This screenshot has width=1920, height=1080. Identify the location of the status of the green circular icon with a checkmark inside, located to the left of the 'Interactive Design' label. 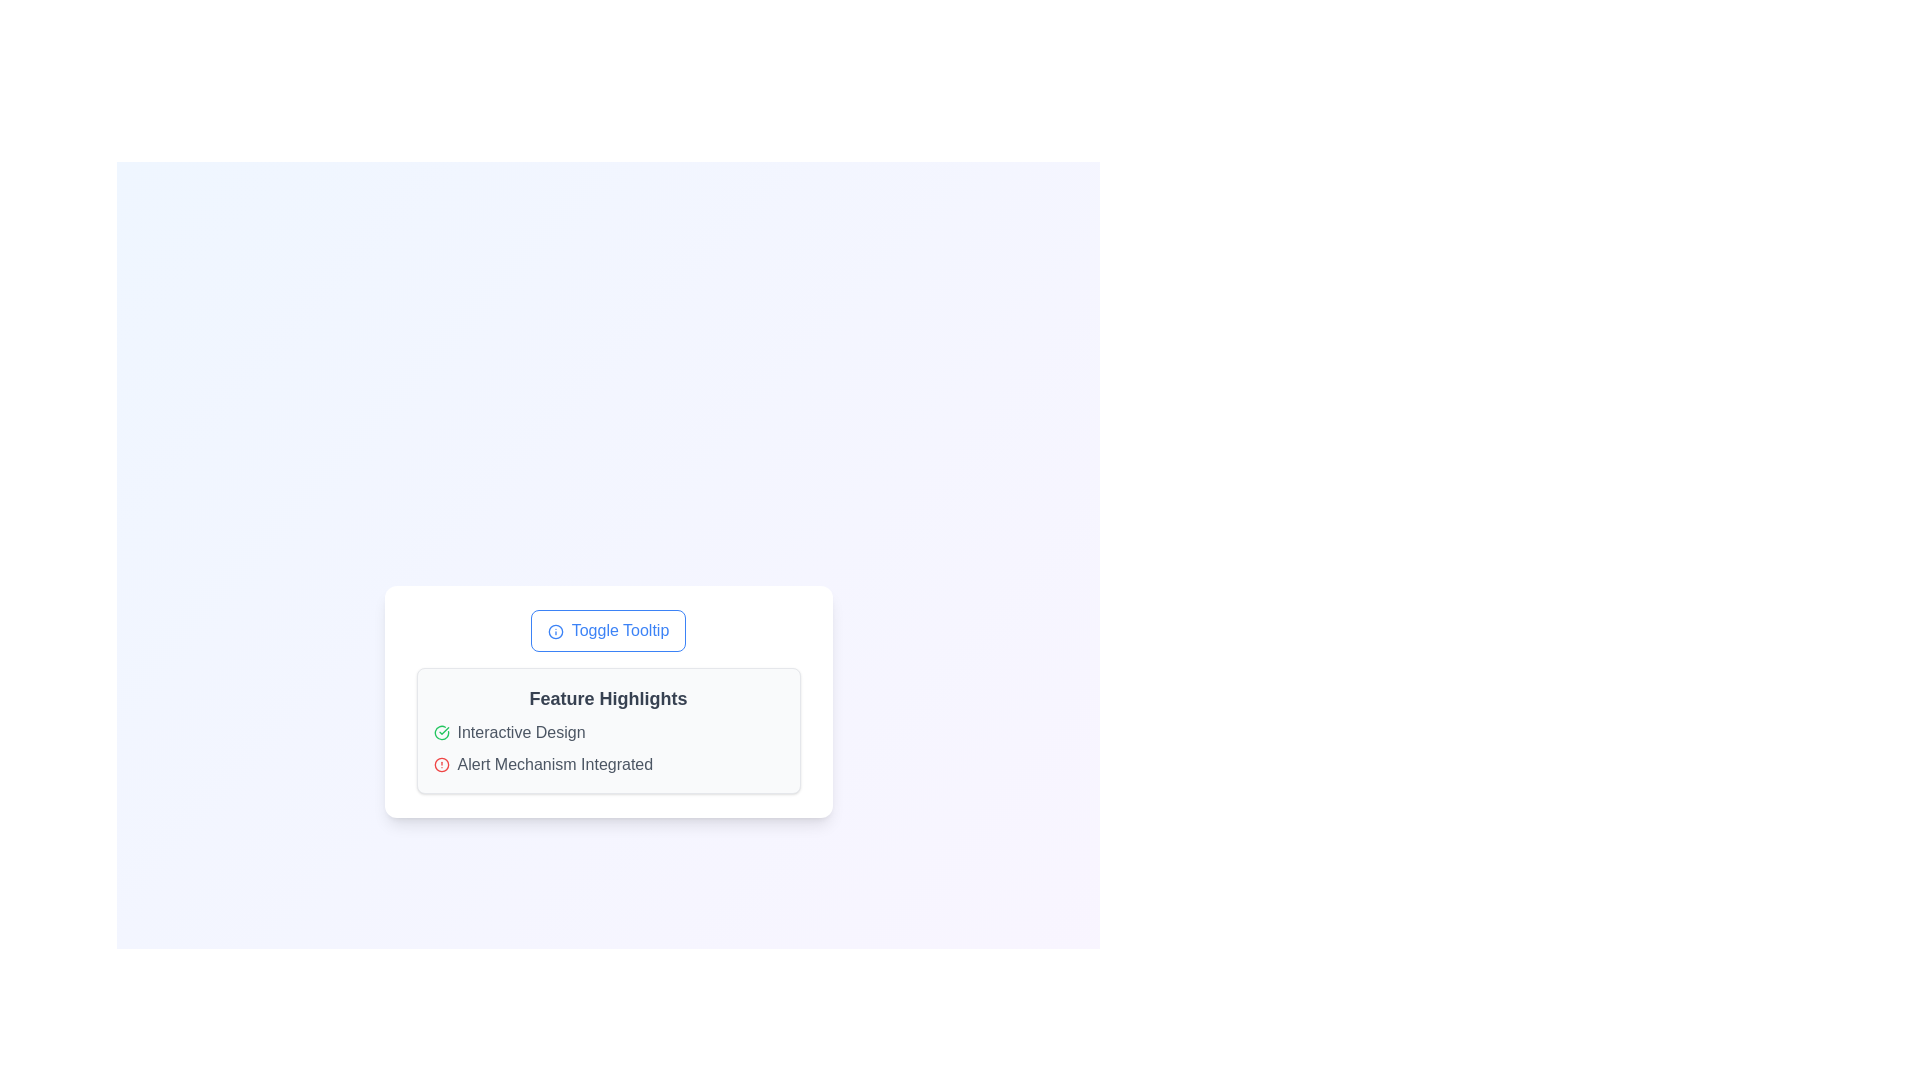
(440, 732).